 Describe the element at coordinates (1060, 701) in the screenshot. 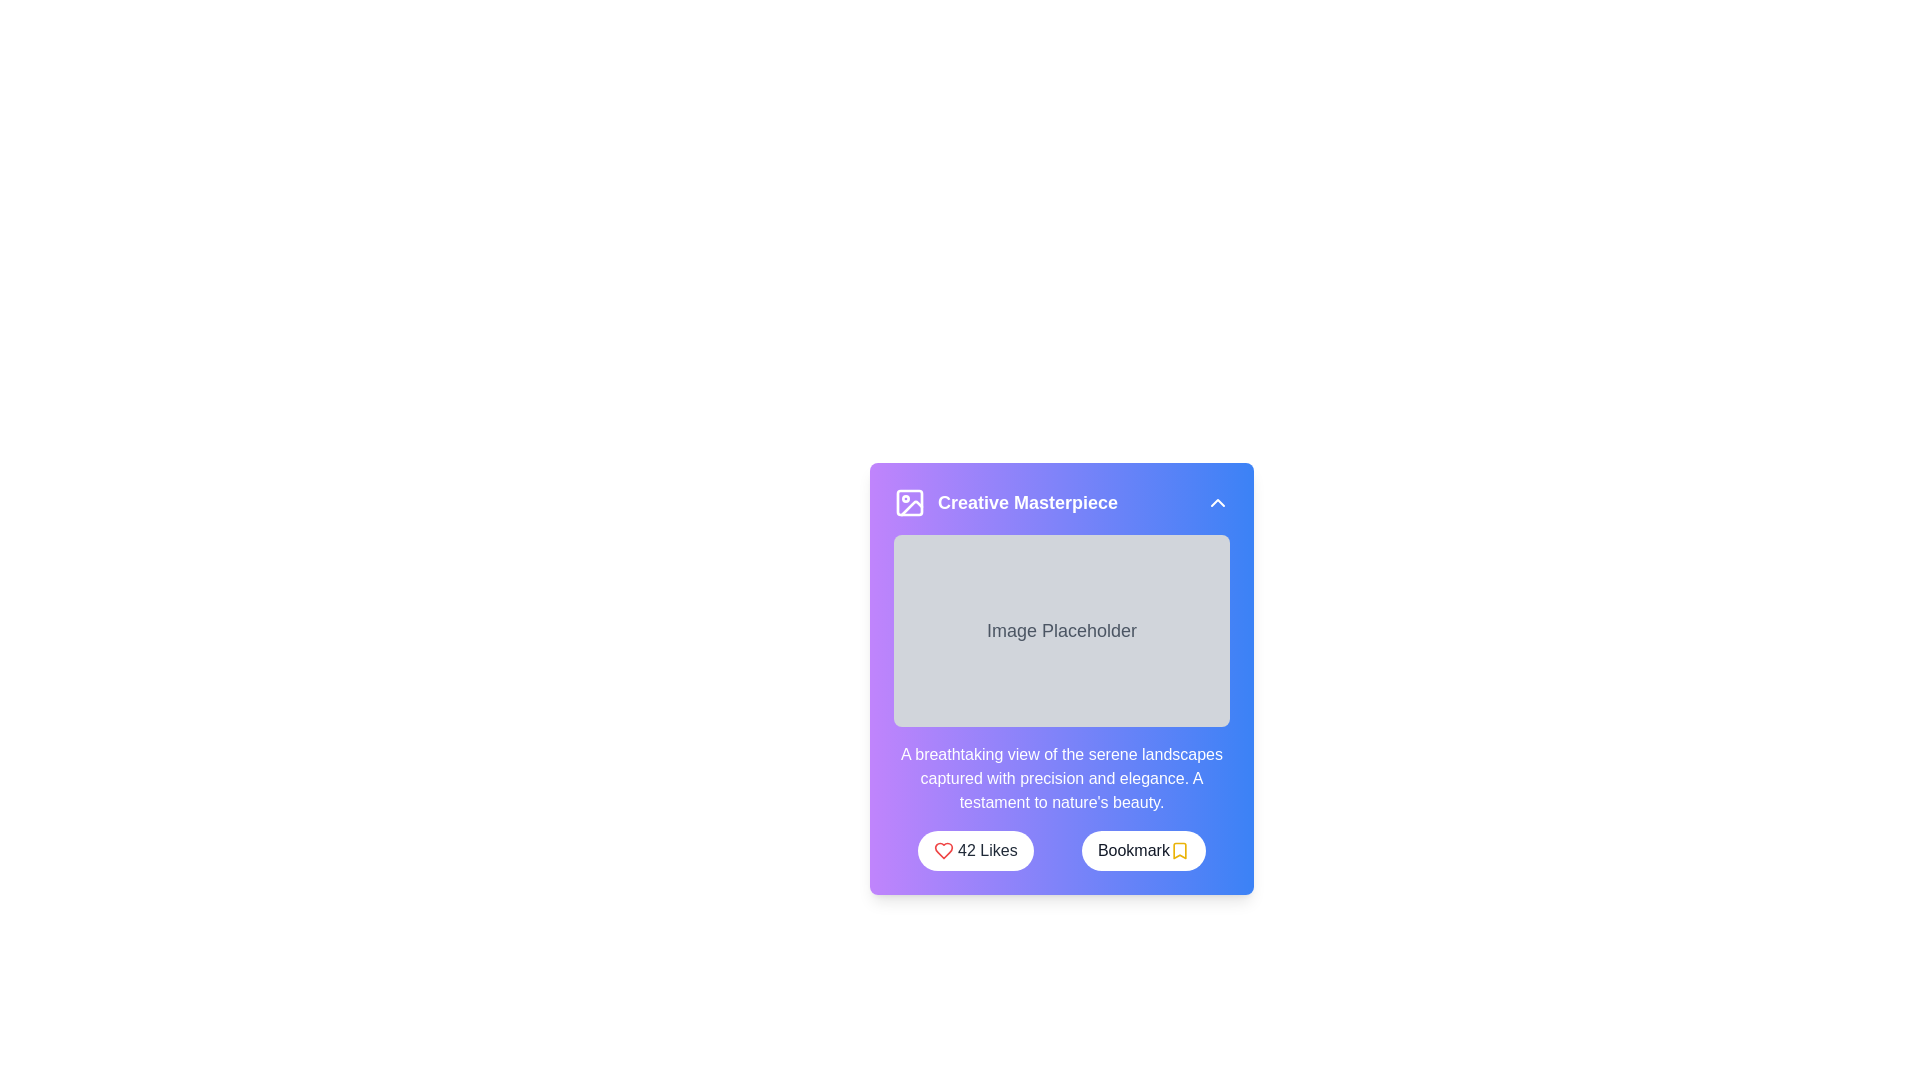

I see `the Image Placeholder element within the 'Creative Masterpiece' card` at that location.